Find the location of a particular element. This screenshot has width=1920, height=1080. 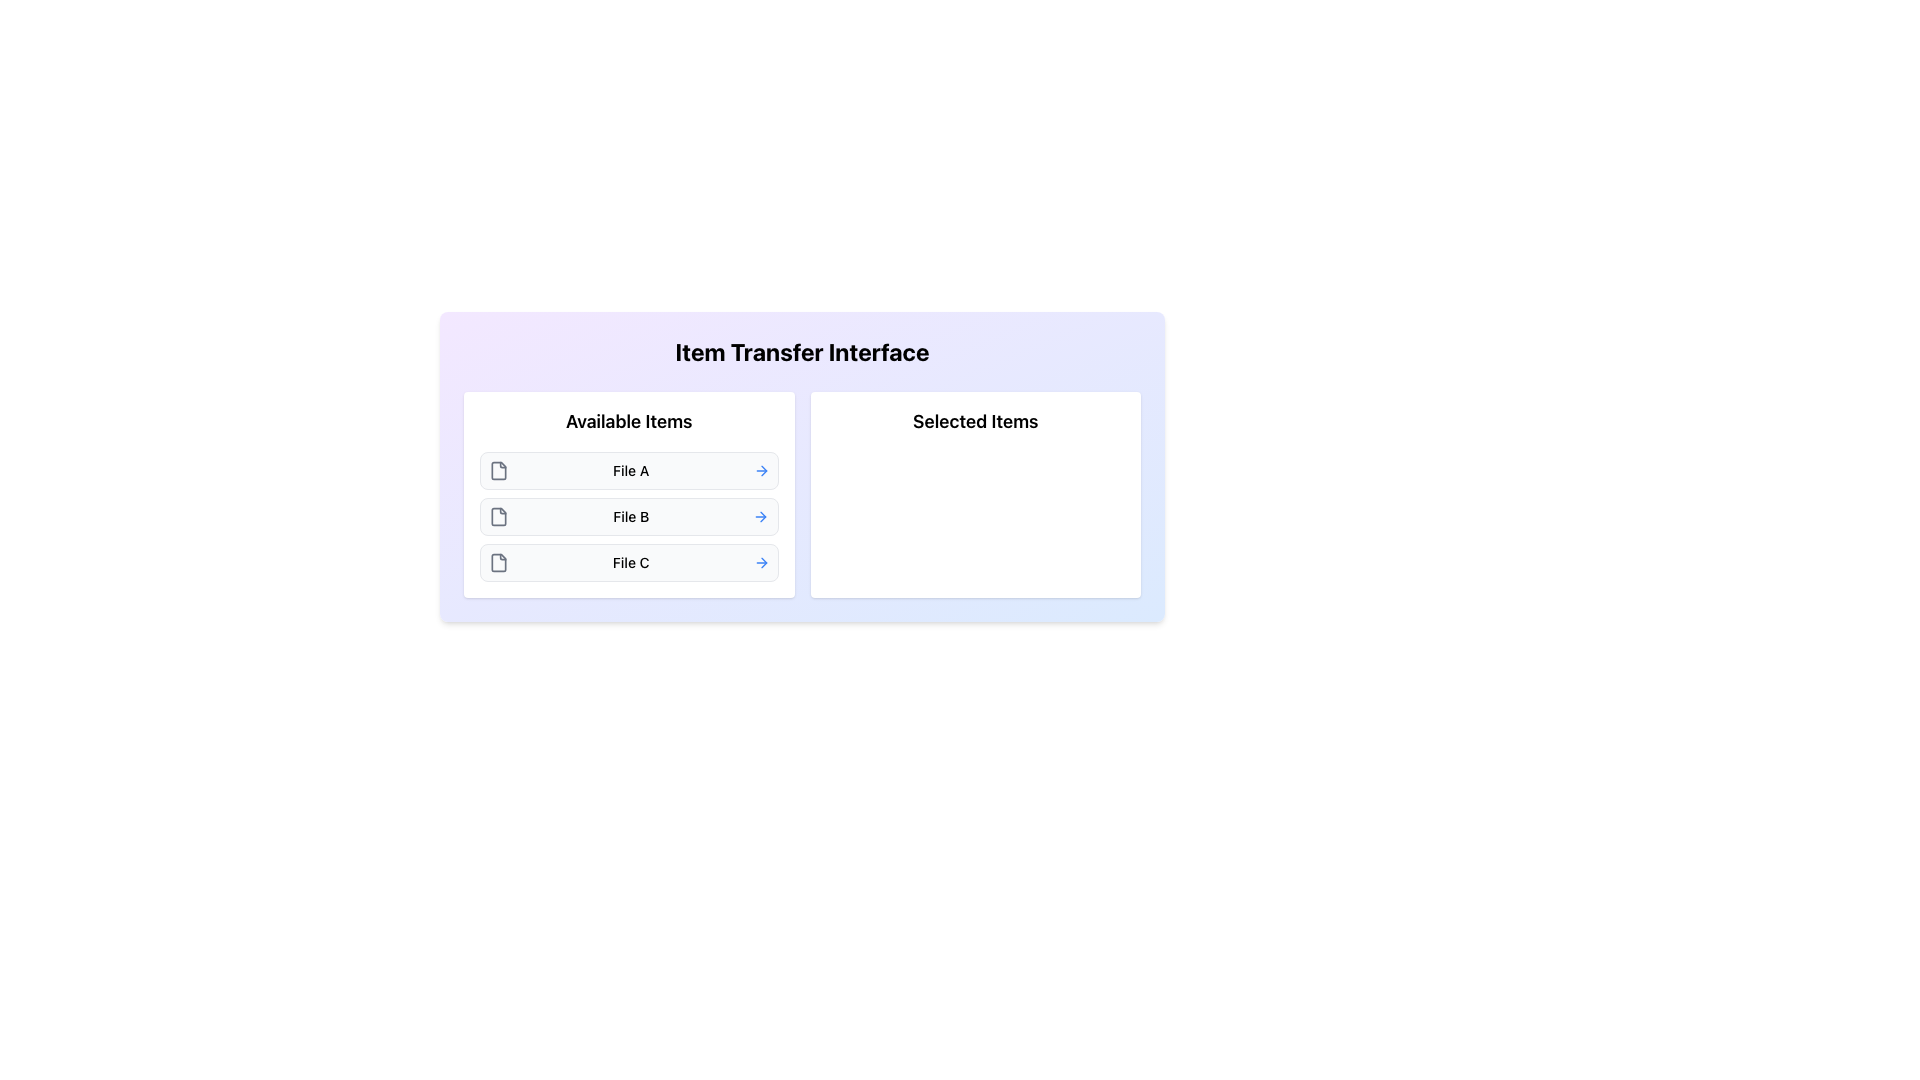

the icon representing the file entry 'File C' located in the 'Available Items' section of the item transfer interface, situated on the left side of the 'File C' label is located at coordinates (499, 563).